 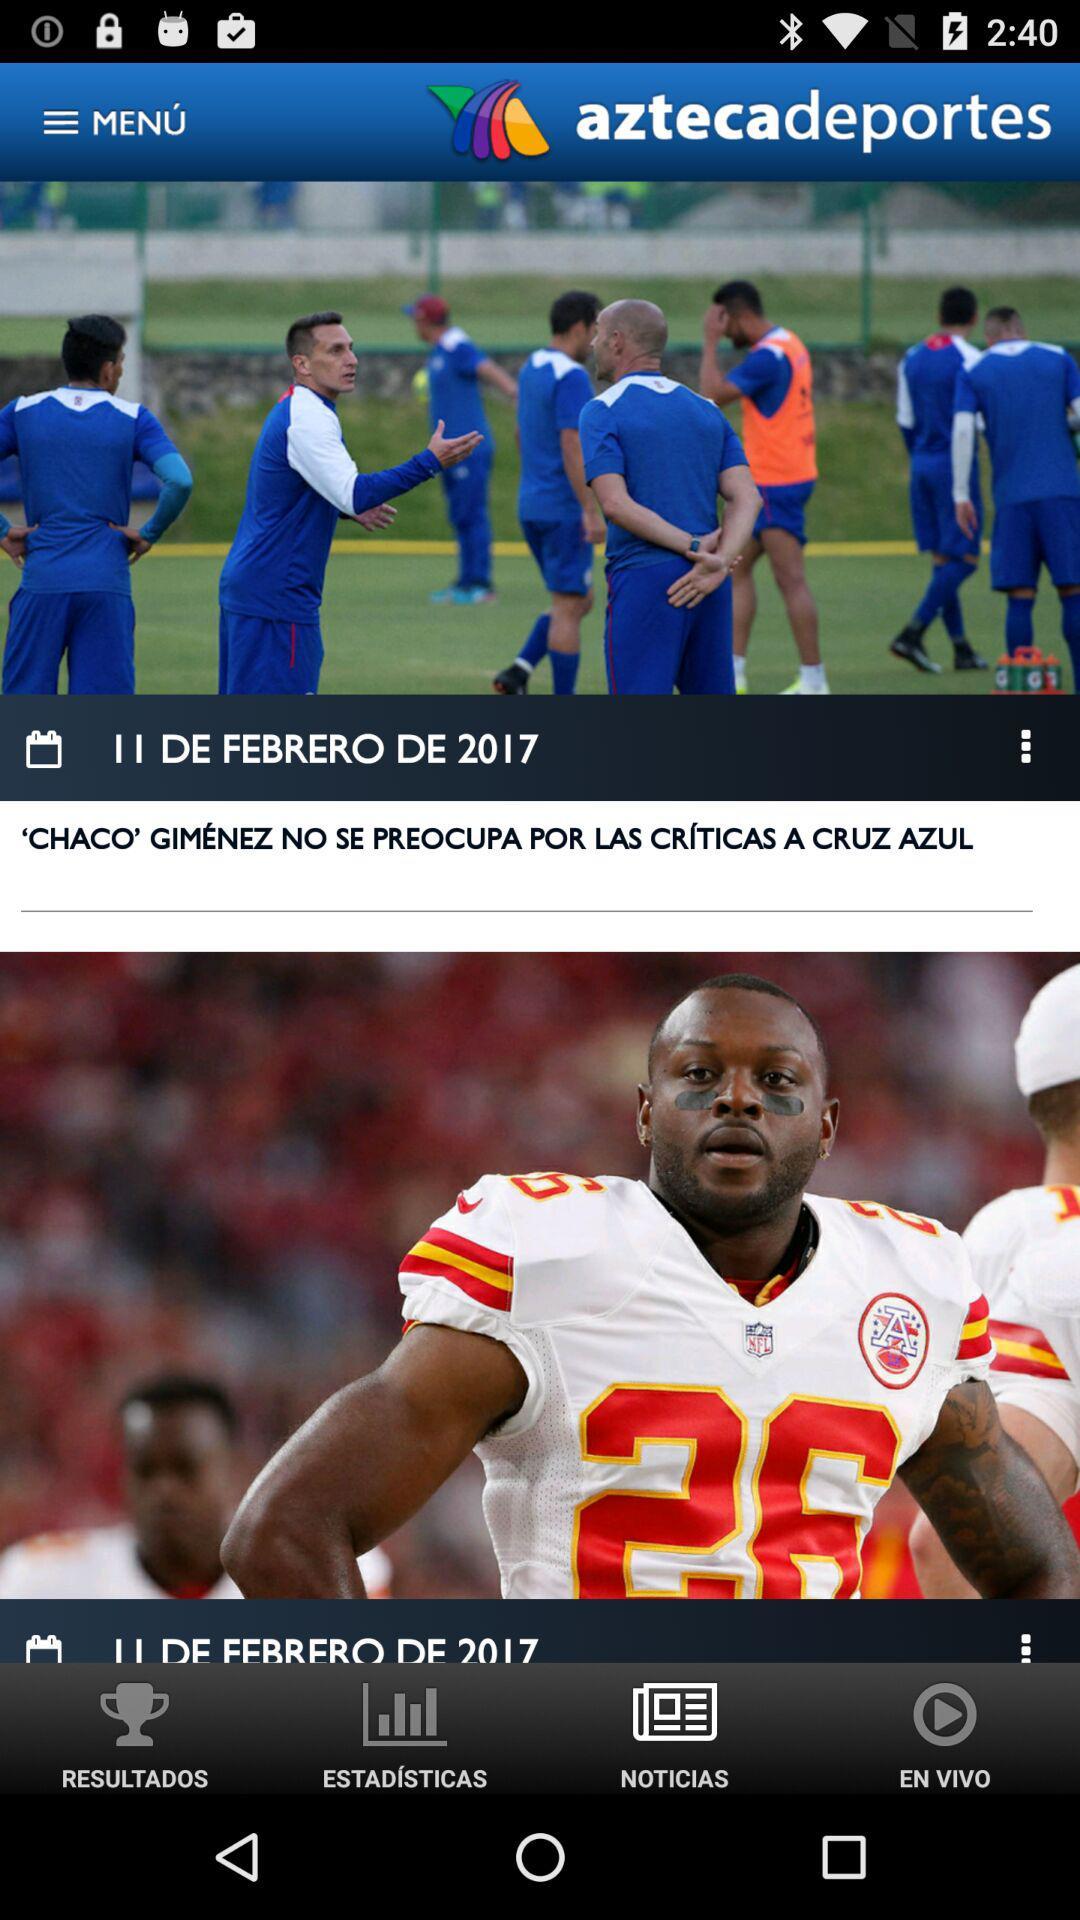 What do you see at coordinates (405, 1727) in the screenshot?
I see `the right side icon adjacent to resultados` at bounding box center [405, 1727].